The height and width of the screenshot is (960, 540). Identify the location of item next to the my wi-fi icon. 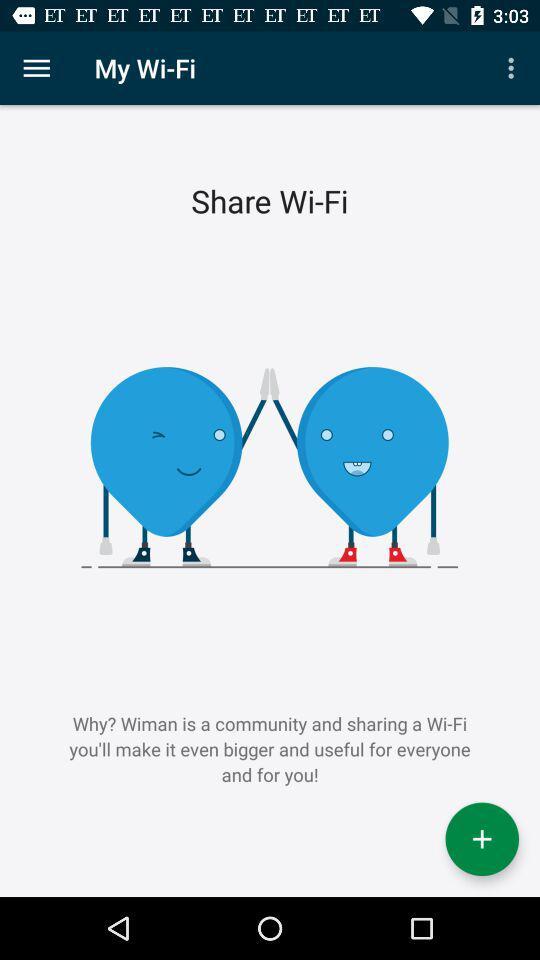
(513, 68).